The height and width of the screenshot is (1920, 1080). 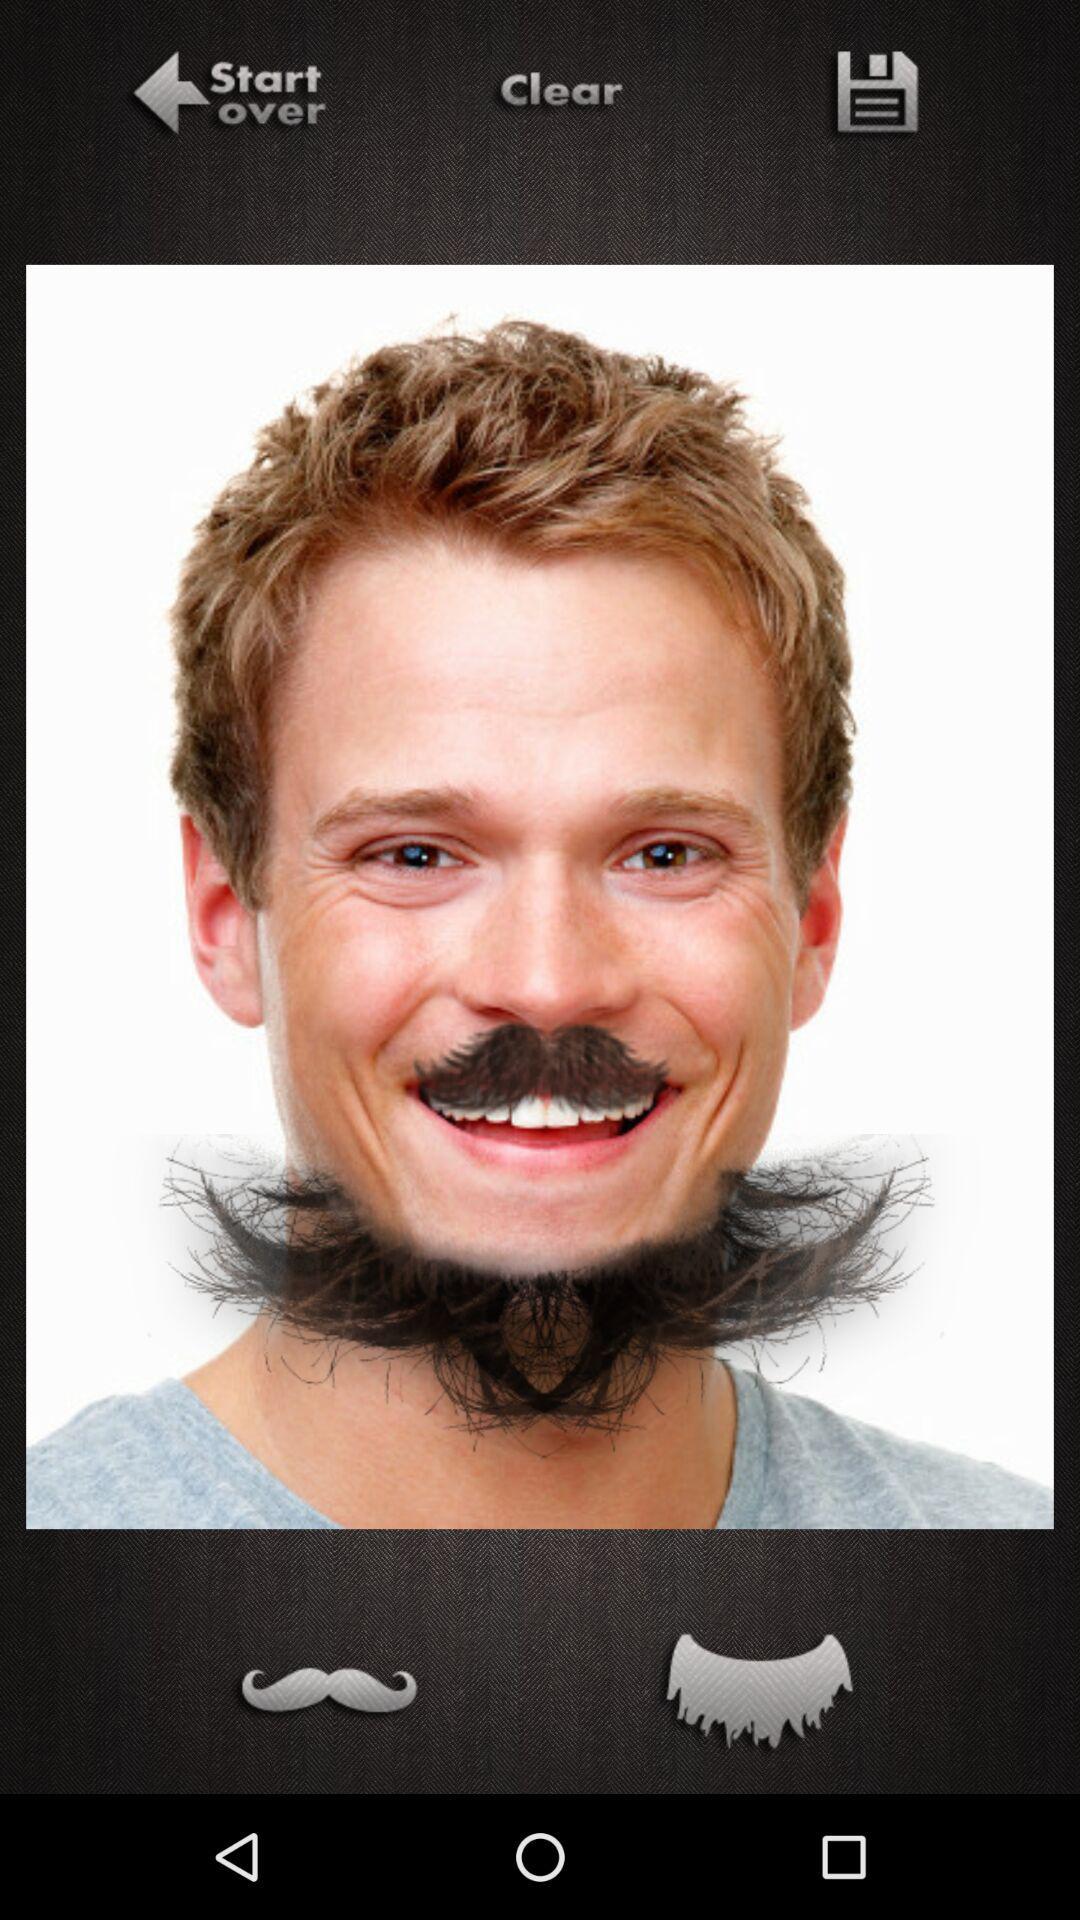 What do you see at coordinates (870, 96) in the screenshot?
I see `the file` at bounding box center [870, 96].